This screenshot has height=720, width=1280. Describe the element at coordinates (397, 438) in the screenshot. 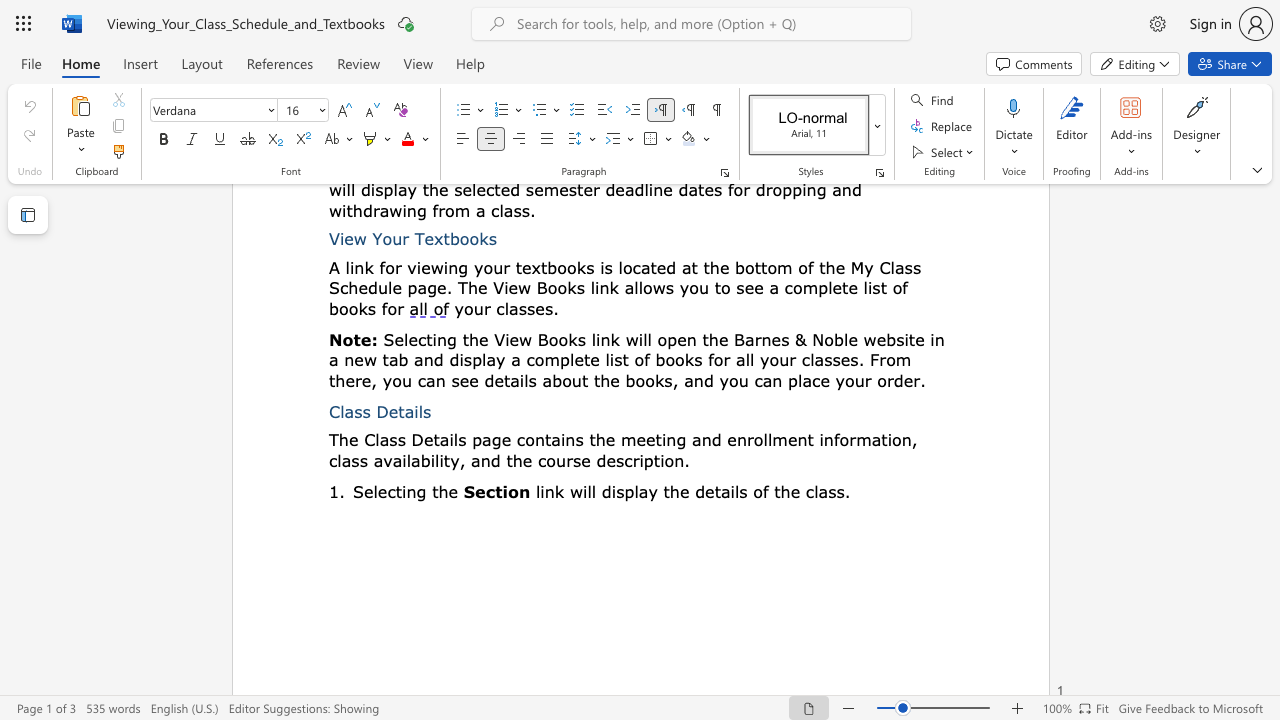

I see `the subset text "s Detail" within the text "The Class Details page"` at that location.